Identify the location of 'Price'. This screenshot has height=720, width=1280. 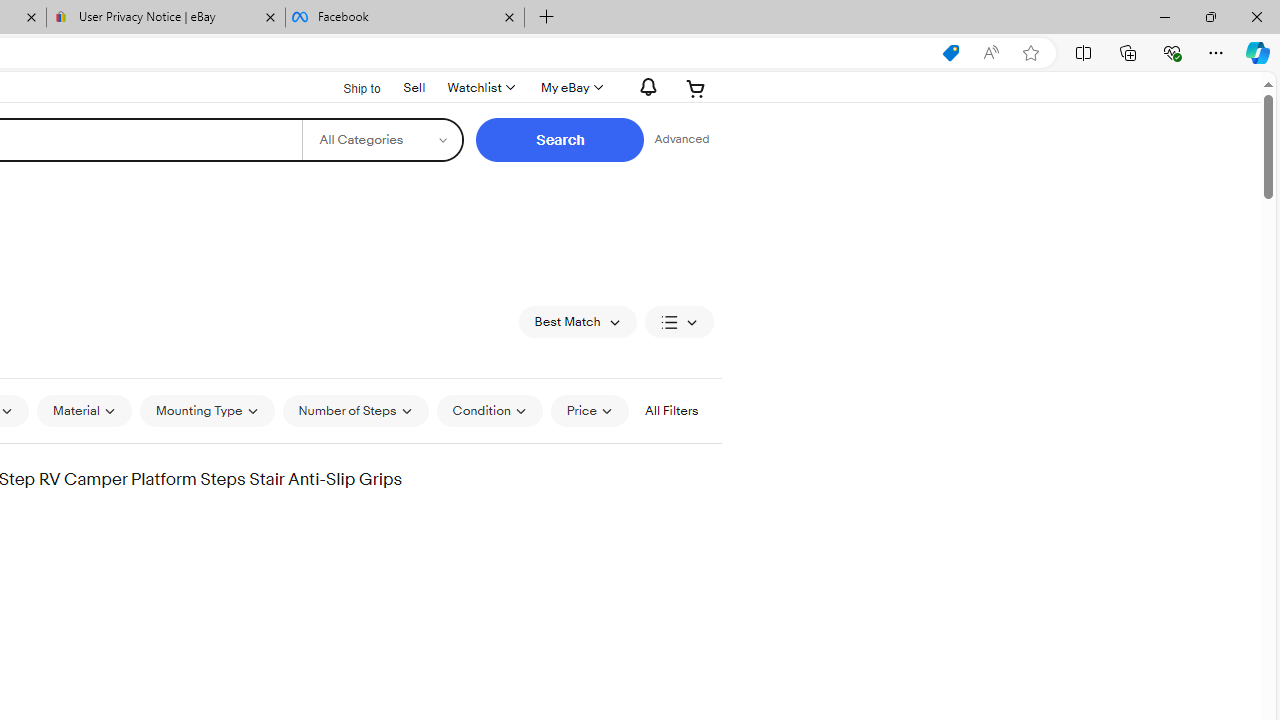
(588, 410).